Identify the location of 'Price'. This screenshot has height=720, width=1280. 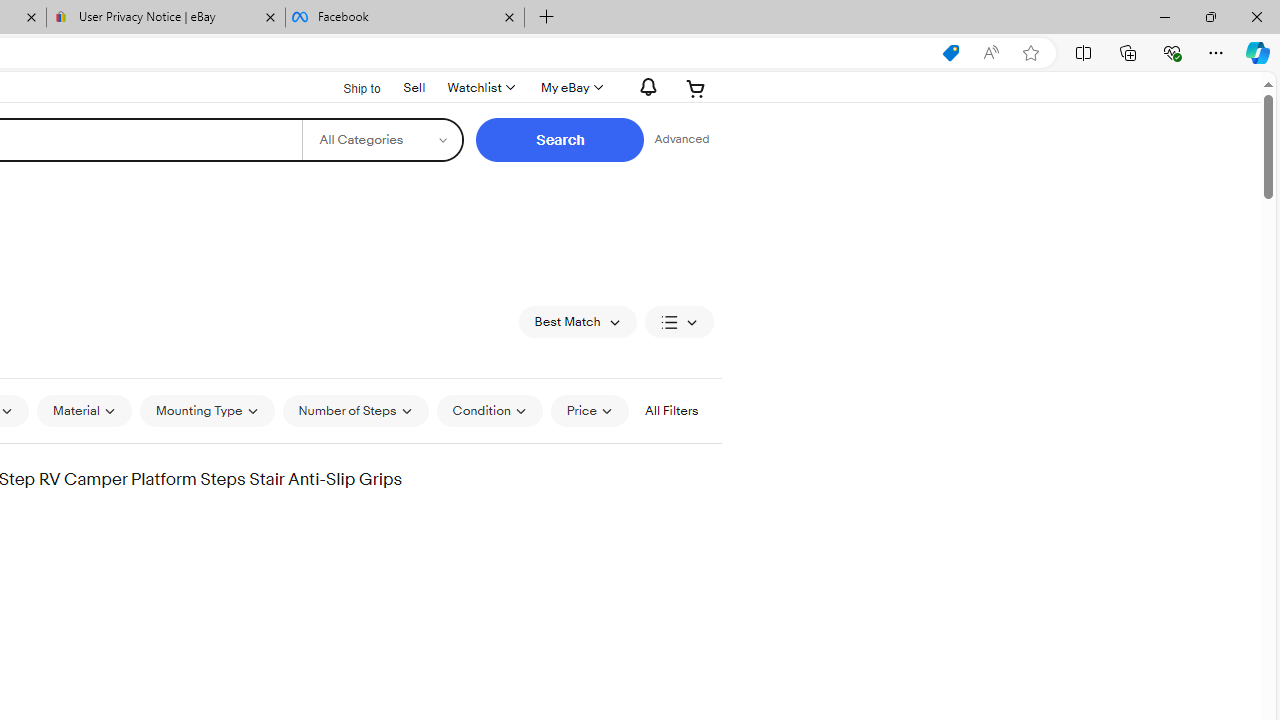
(588, 410).